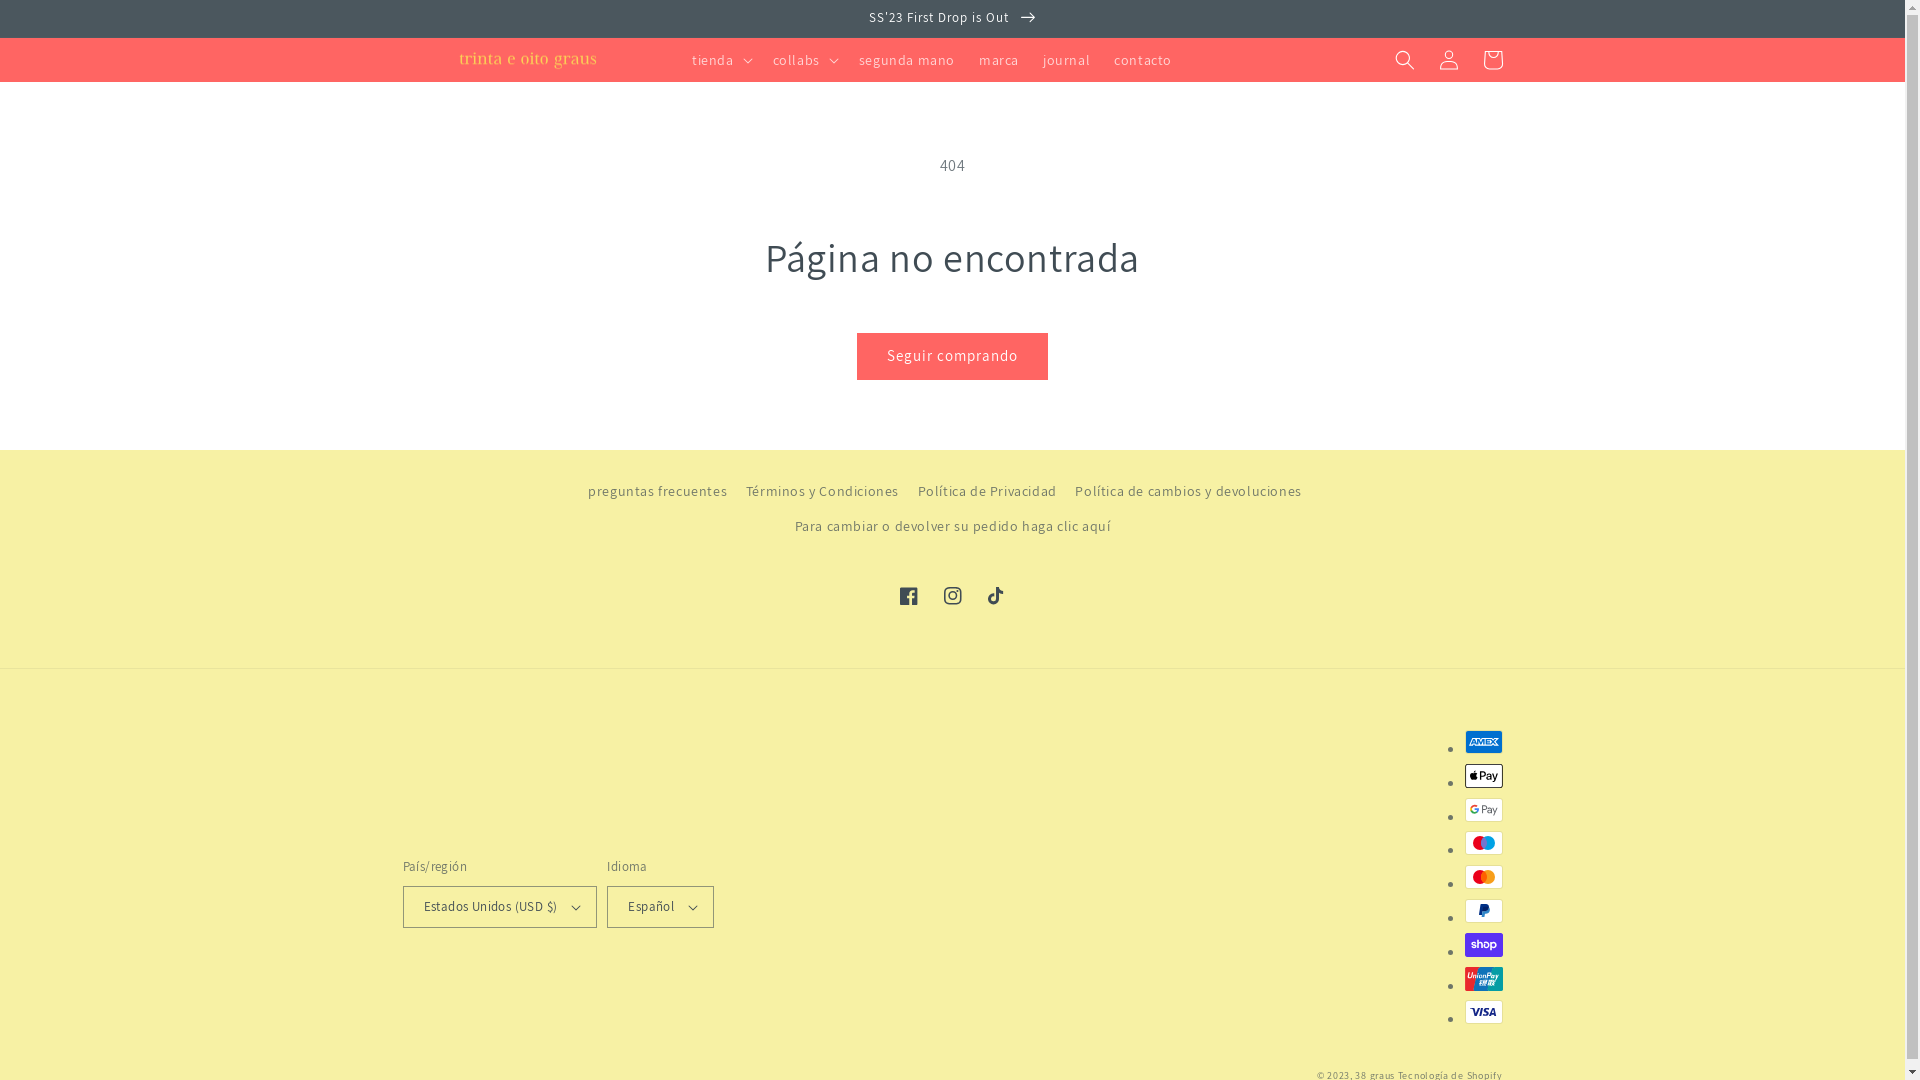 The height and width of the screenshot is (1080, 1920). I want to click on 'journal', so click(1065, 59).